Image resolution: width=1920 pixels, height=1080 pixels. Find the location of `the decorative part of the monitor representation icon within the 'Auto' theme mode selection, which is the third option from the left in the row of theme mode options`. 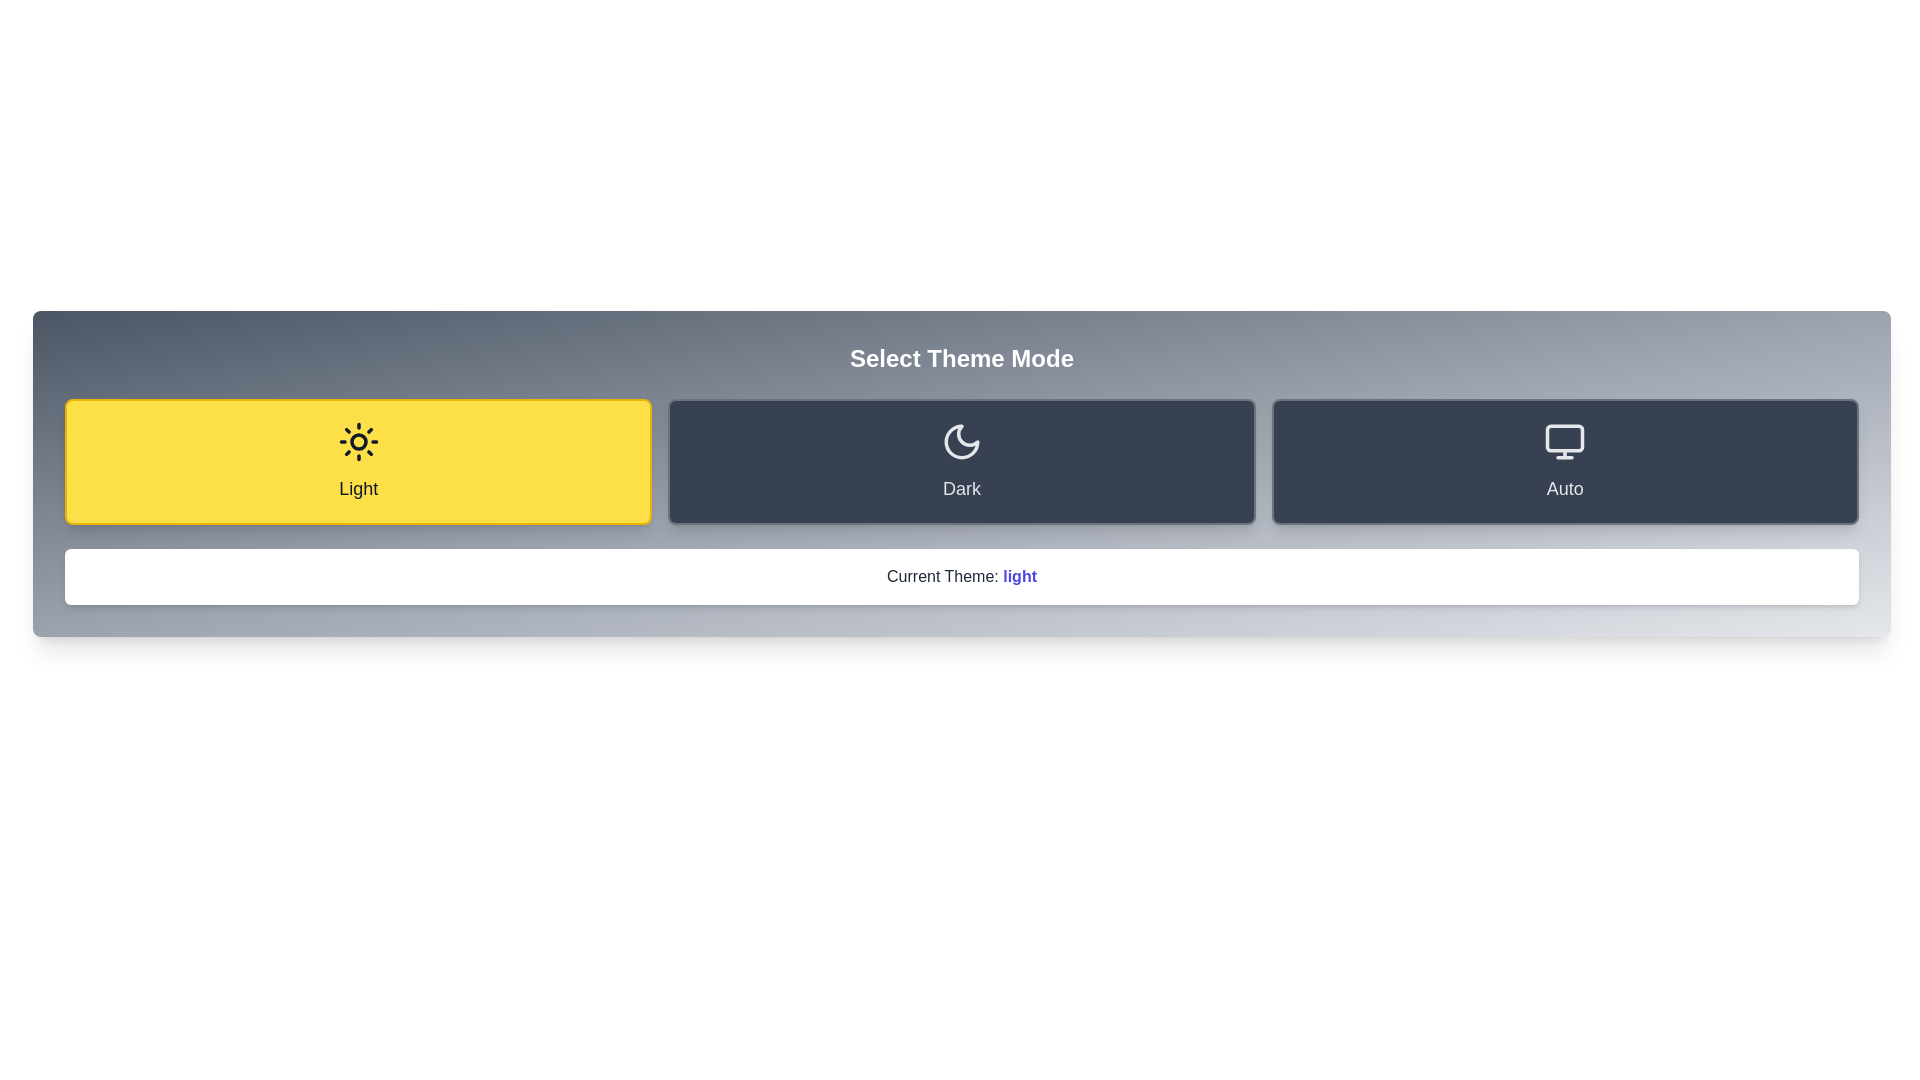

the decorative part of the monitor representation icon within the 'Auto' theme mode selection, which is the third option from the left in the row of theme mode options is located at coordinates (1564, 437).